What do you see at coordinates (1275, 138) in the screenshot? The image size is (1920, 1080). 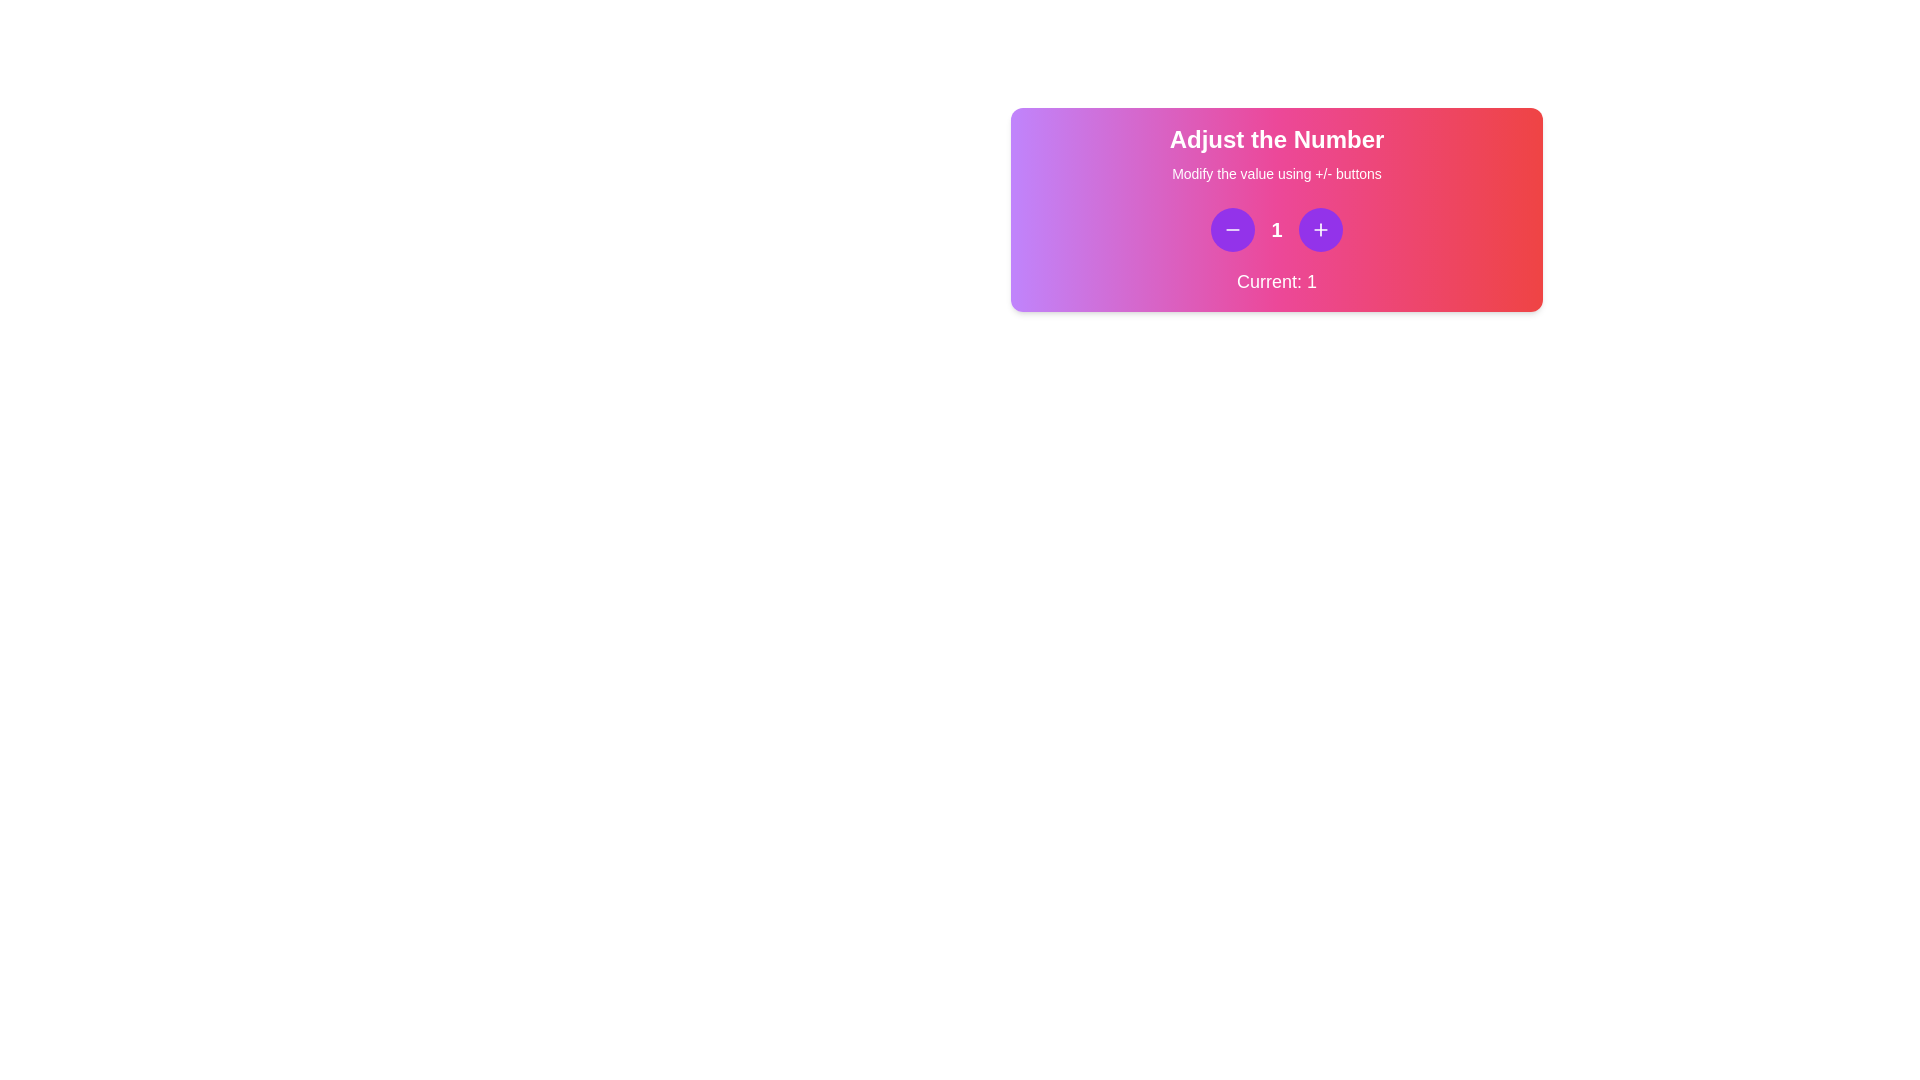 I see `the Header text element that displays 'Adjust the Number' in bold, large white text on a vibrant gradient background` at bounding box center [1275, 138].